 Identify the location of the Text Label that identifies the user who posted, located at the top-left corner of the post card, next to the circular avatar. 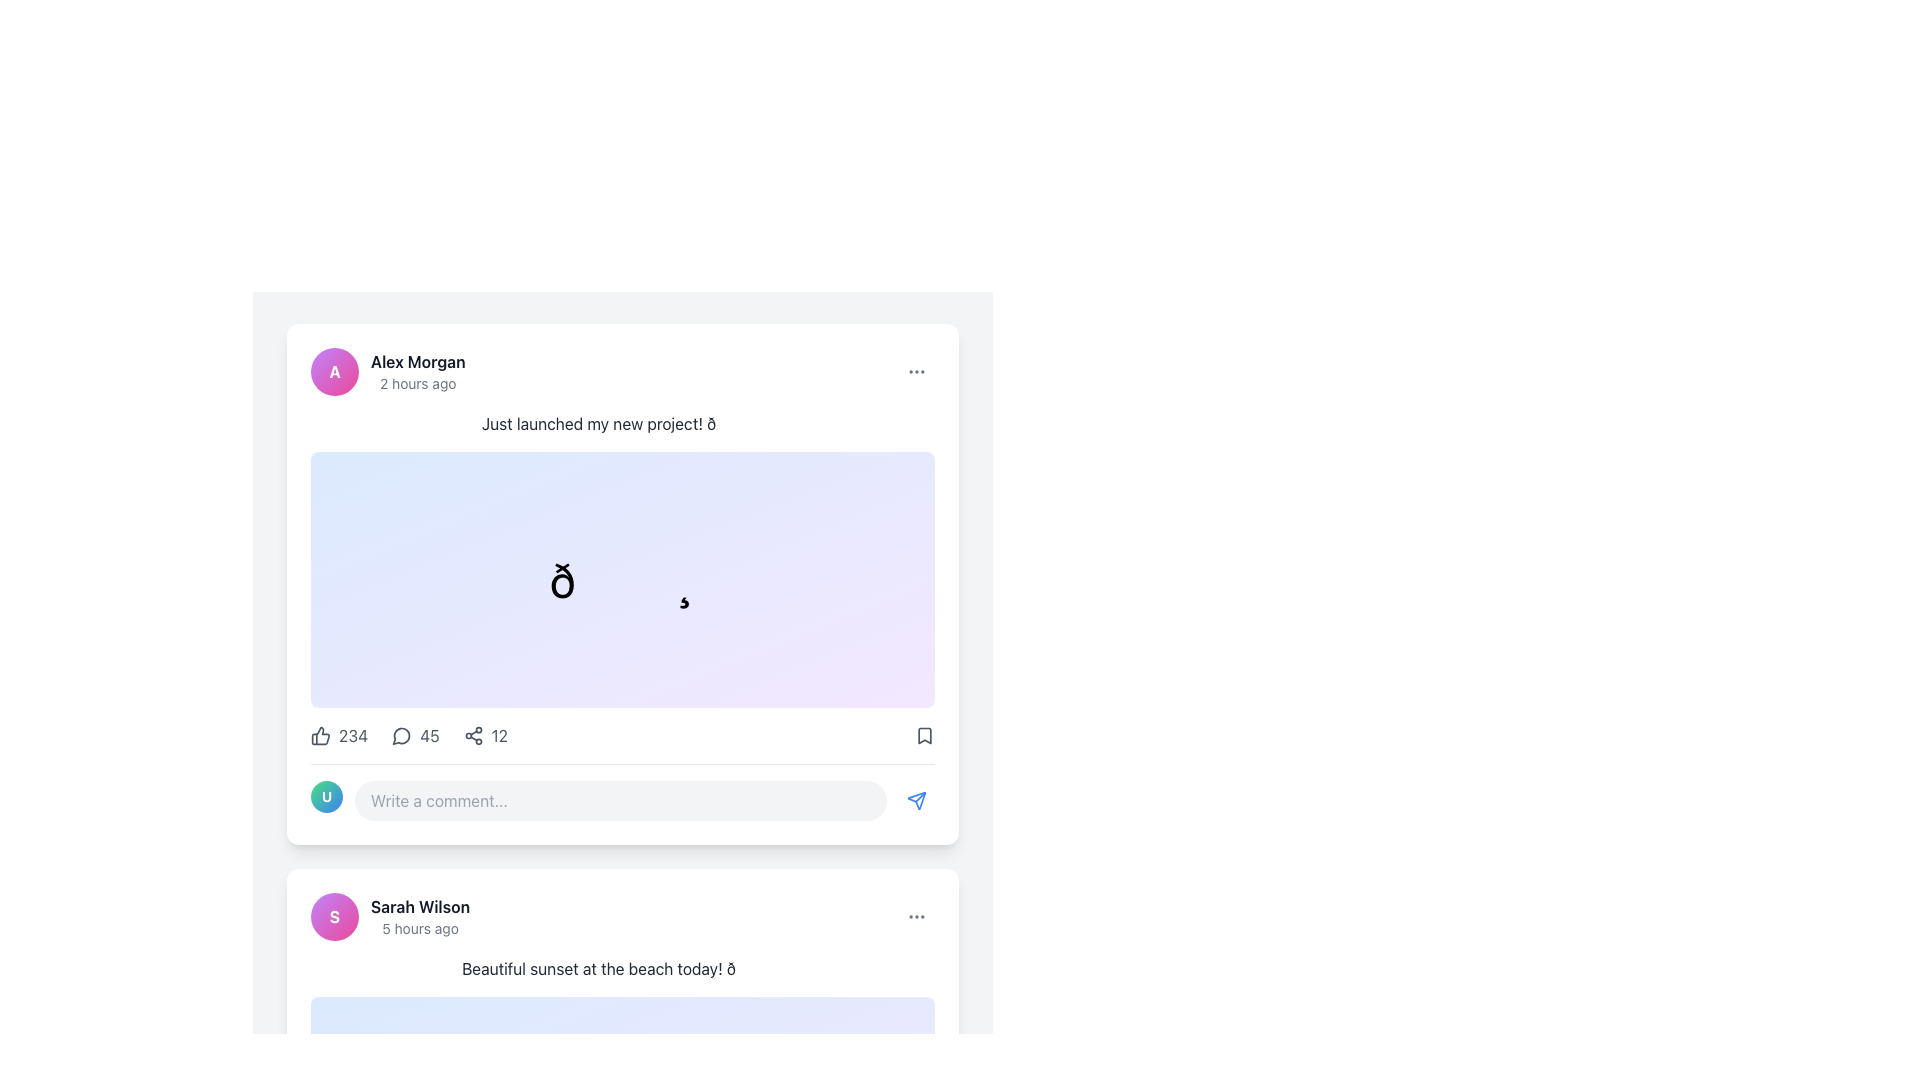
(417, 362).